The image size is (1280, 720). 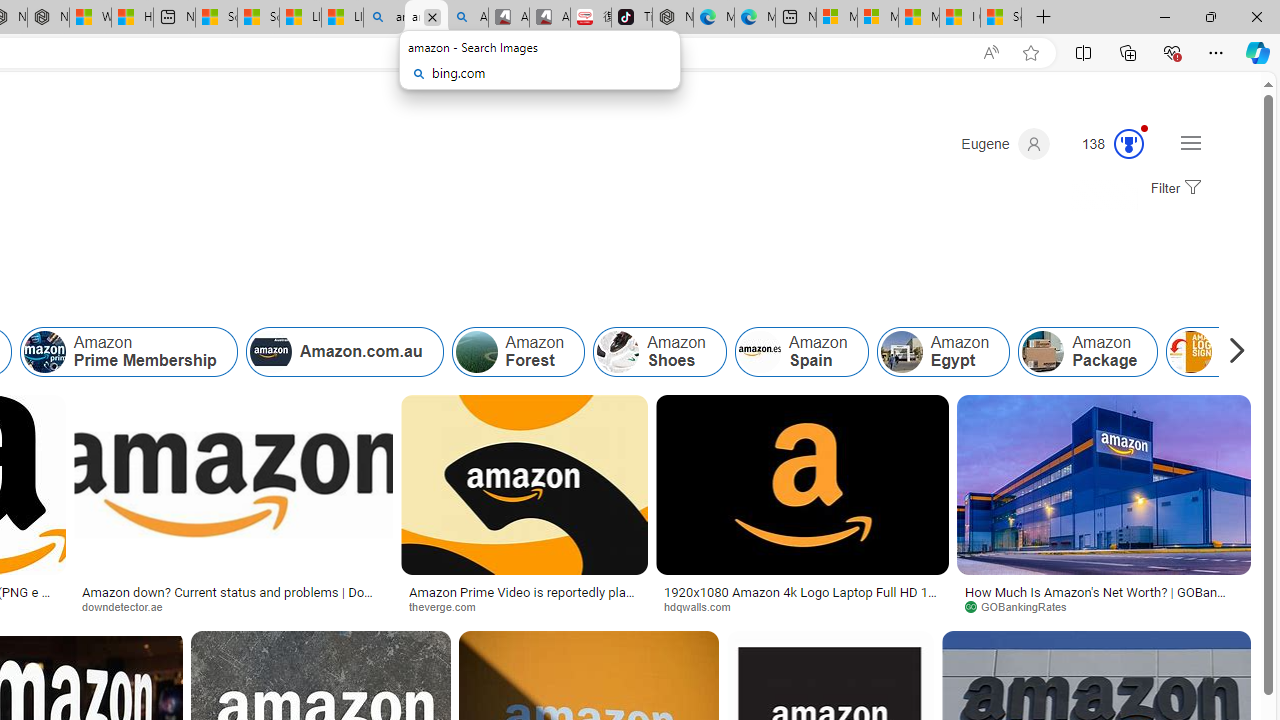 What do you see at coordinates (518, 351) in the screenshot?
I see `'Amazon Forest'` at bounding box center [518, 351].